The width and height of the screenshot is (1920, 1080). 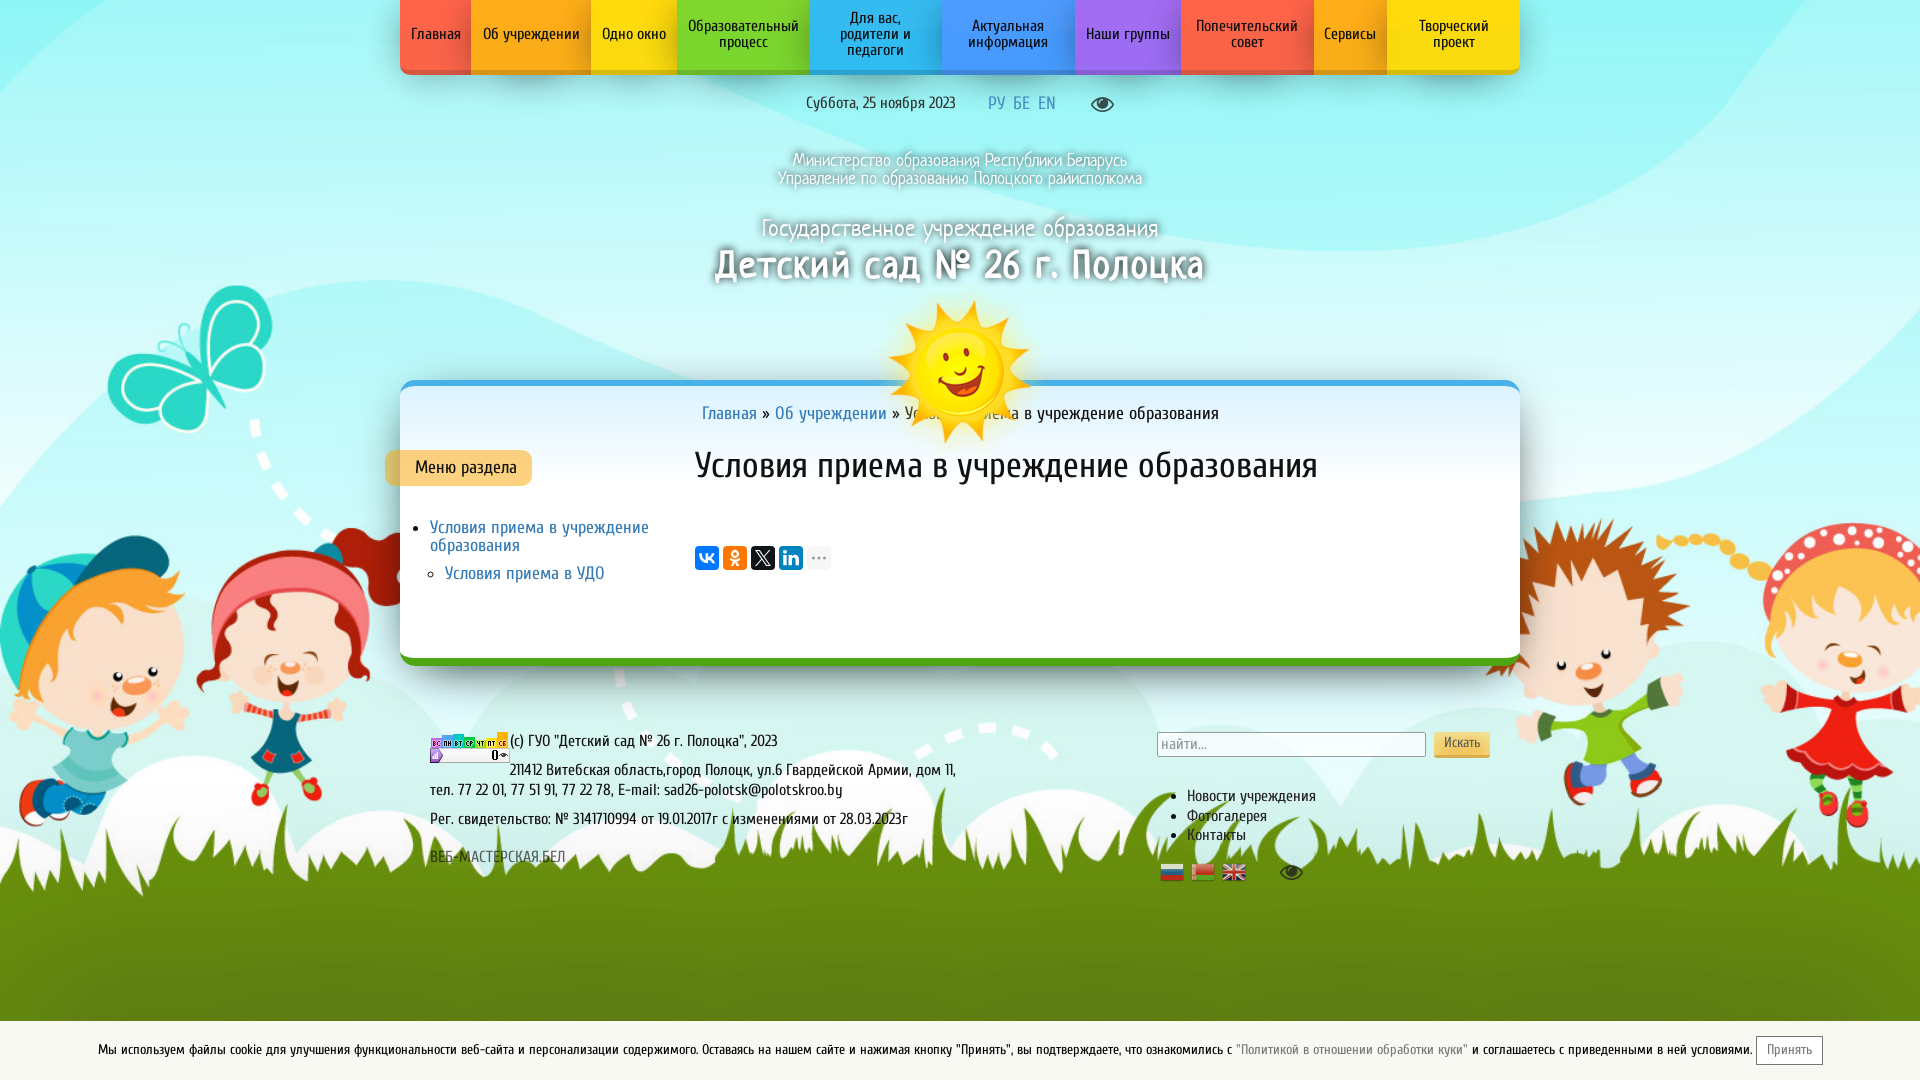 What do you see at coordinates (1037, 103) in the screenshot?
I see `'EN'` at bounding box center [1037, 103].